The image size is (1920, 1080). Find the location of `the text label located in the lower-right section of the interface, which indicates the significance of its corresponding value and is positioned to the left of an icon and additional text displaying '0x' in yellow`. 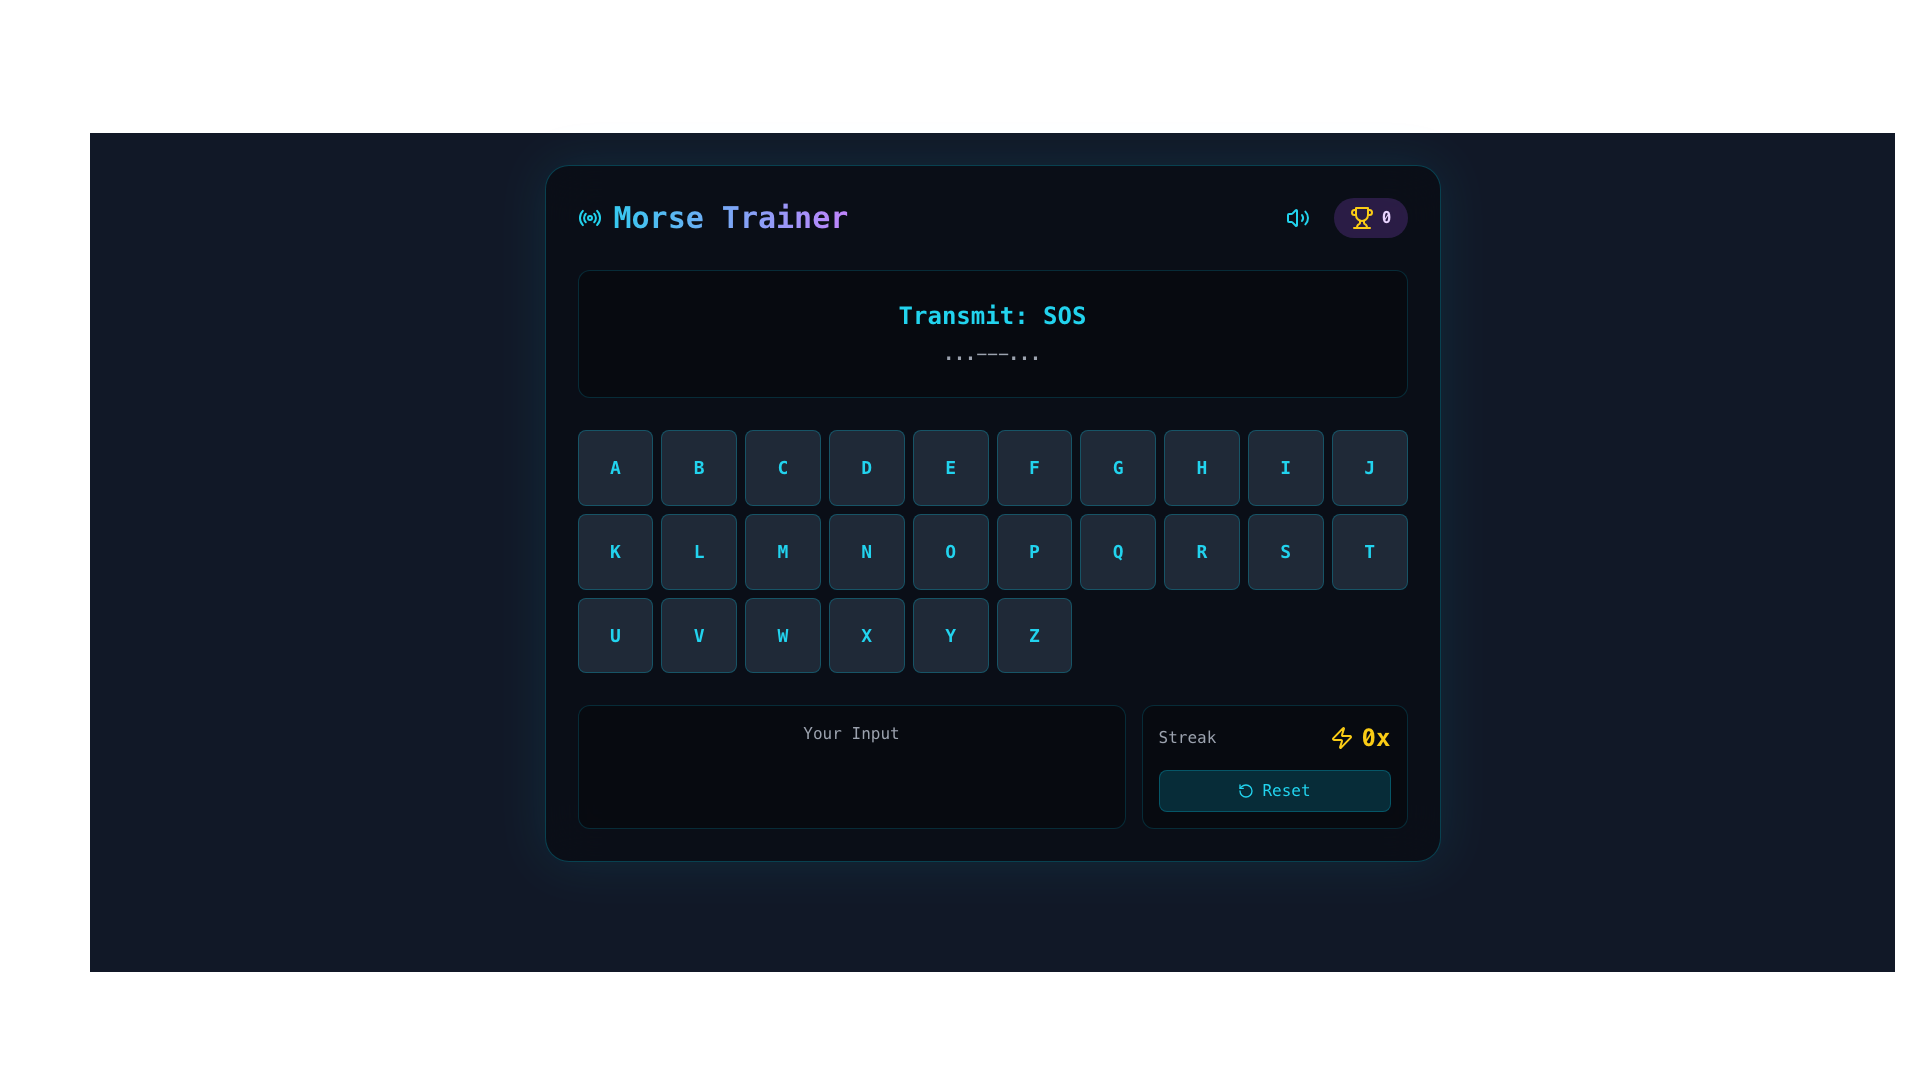

the text label located in the lower-right section of the interface, which indicates the significance of its corresponding value and is positioned to the left of an icon and additional text displaying '0x' in yellow is located at coordinates (1187, 738).